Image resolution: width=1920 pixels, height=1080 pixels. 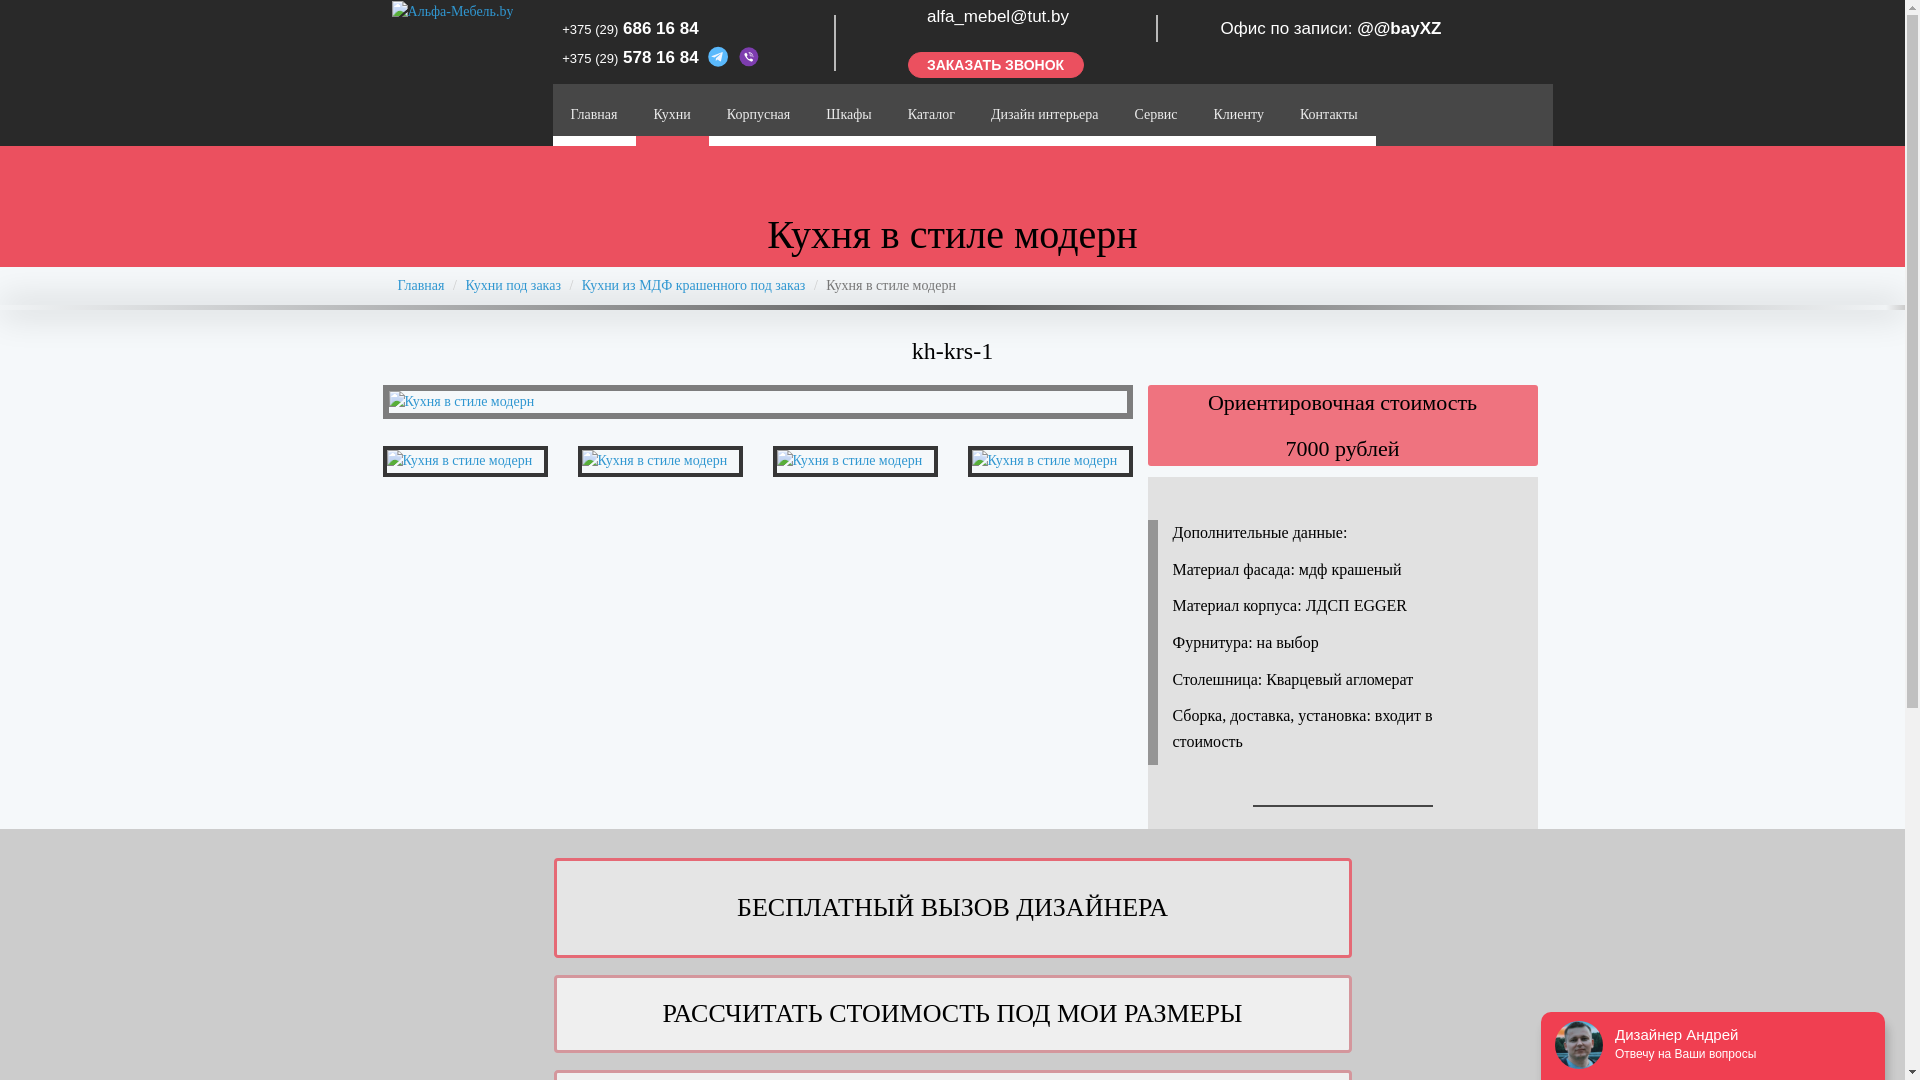 What do you see at coordinates (661, 28) in the screenshot?
I see `'686 16 84'` at bounding box center [661, 28].